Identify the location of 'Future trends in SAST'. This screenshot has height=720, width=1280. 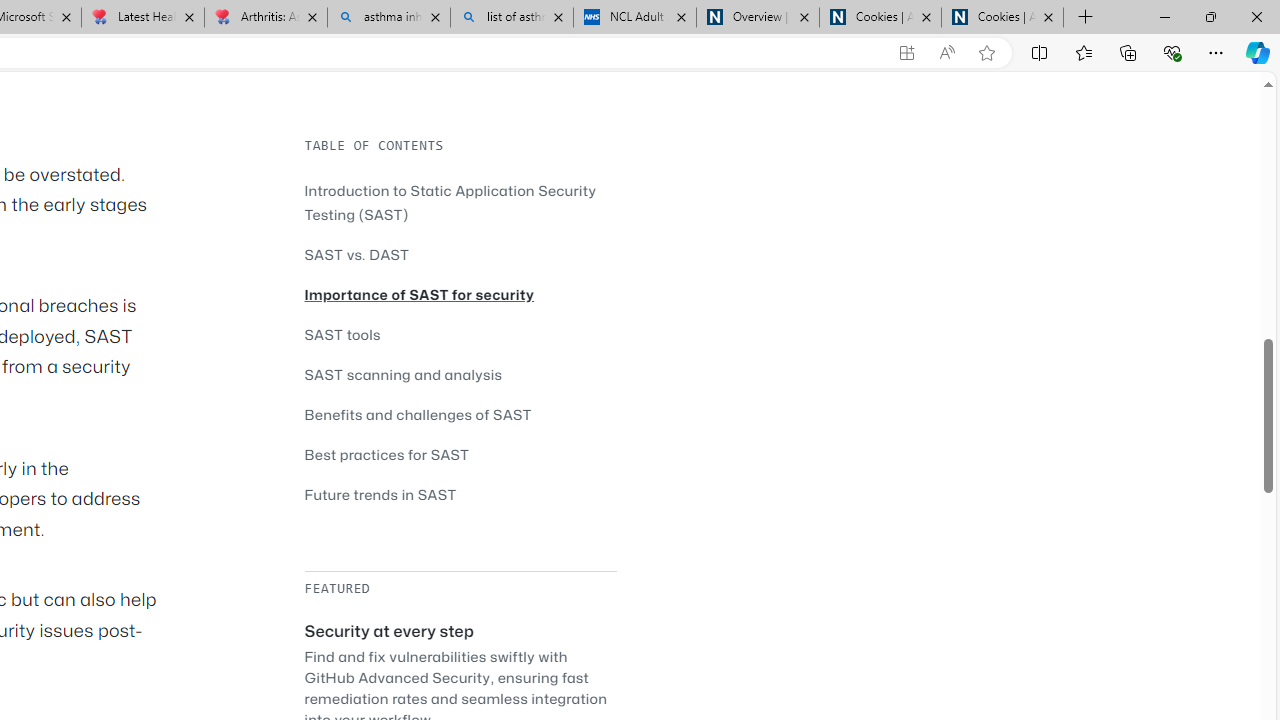
(380, 494).